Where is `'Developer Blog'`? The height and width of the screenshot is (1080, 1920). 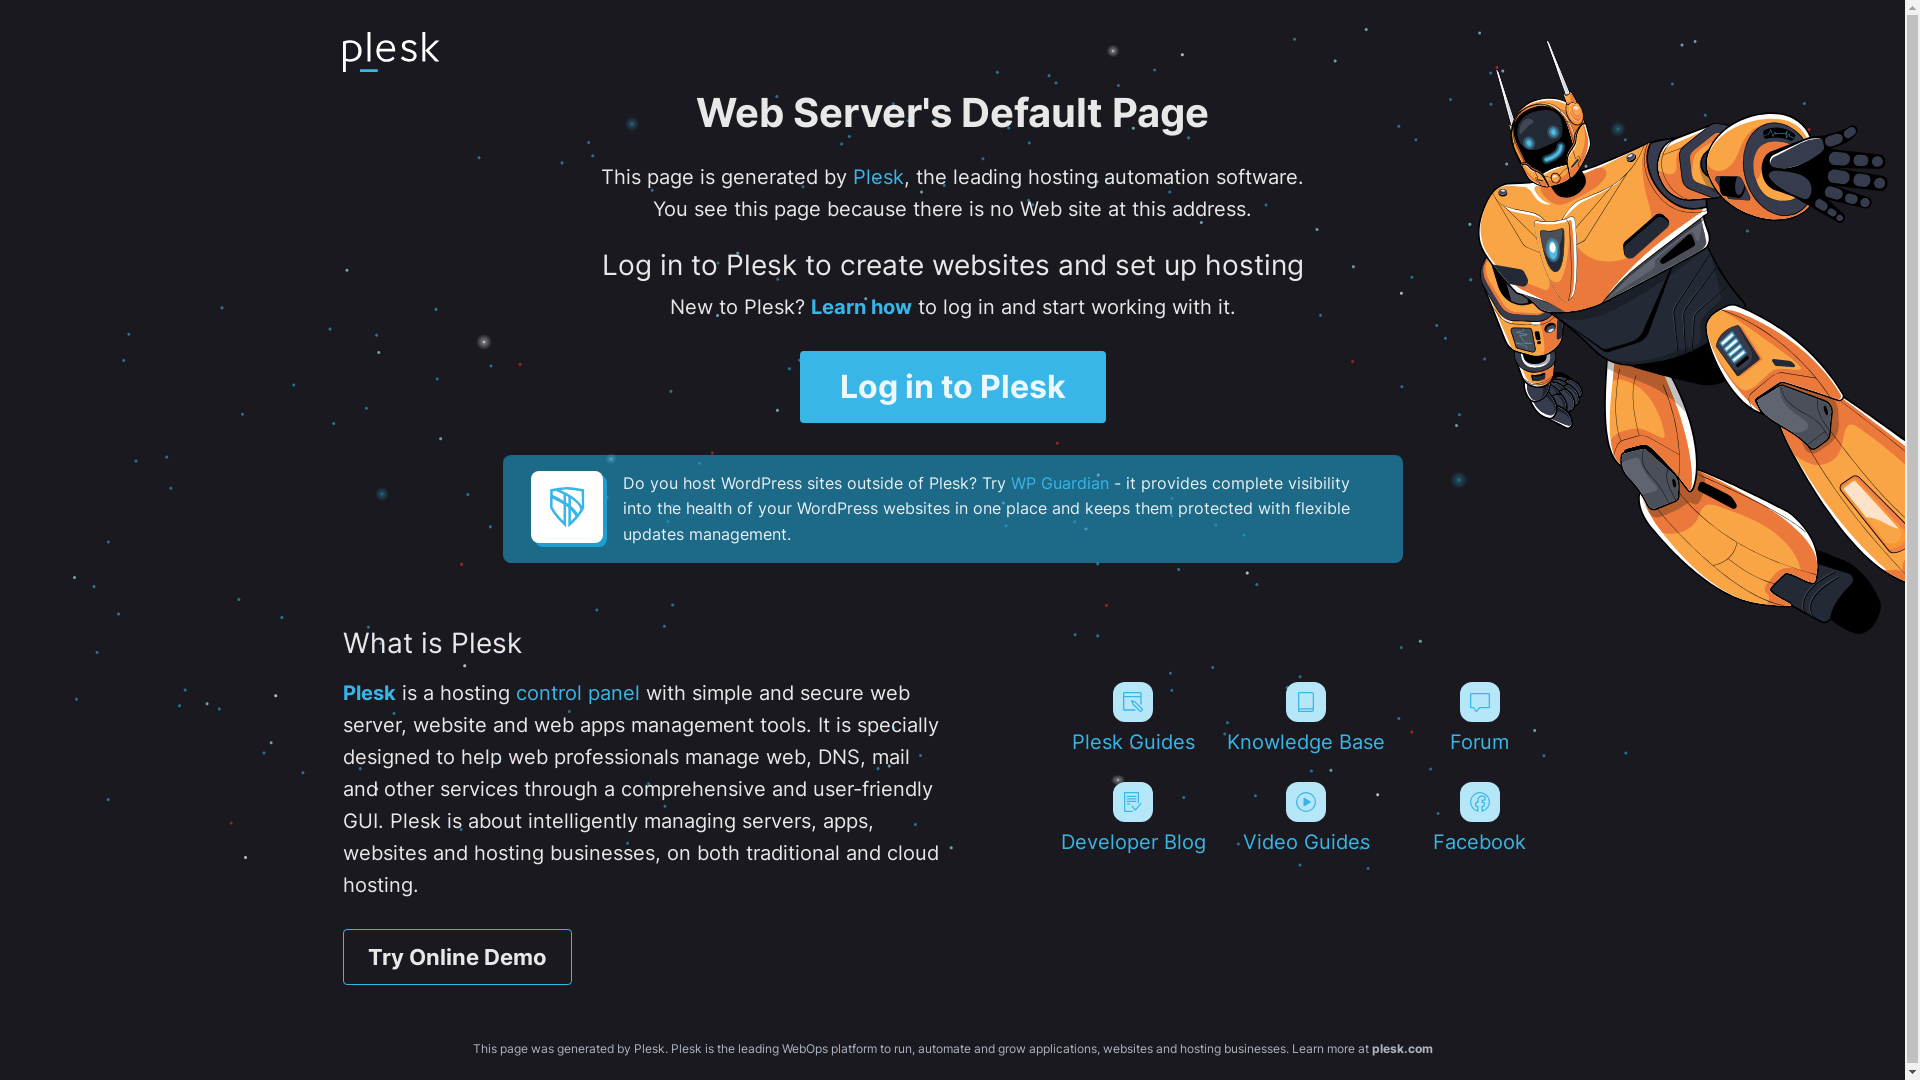 'Developer Blog' is located at coordinates (1132, 817).